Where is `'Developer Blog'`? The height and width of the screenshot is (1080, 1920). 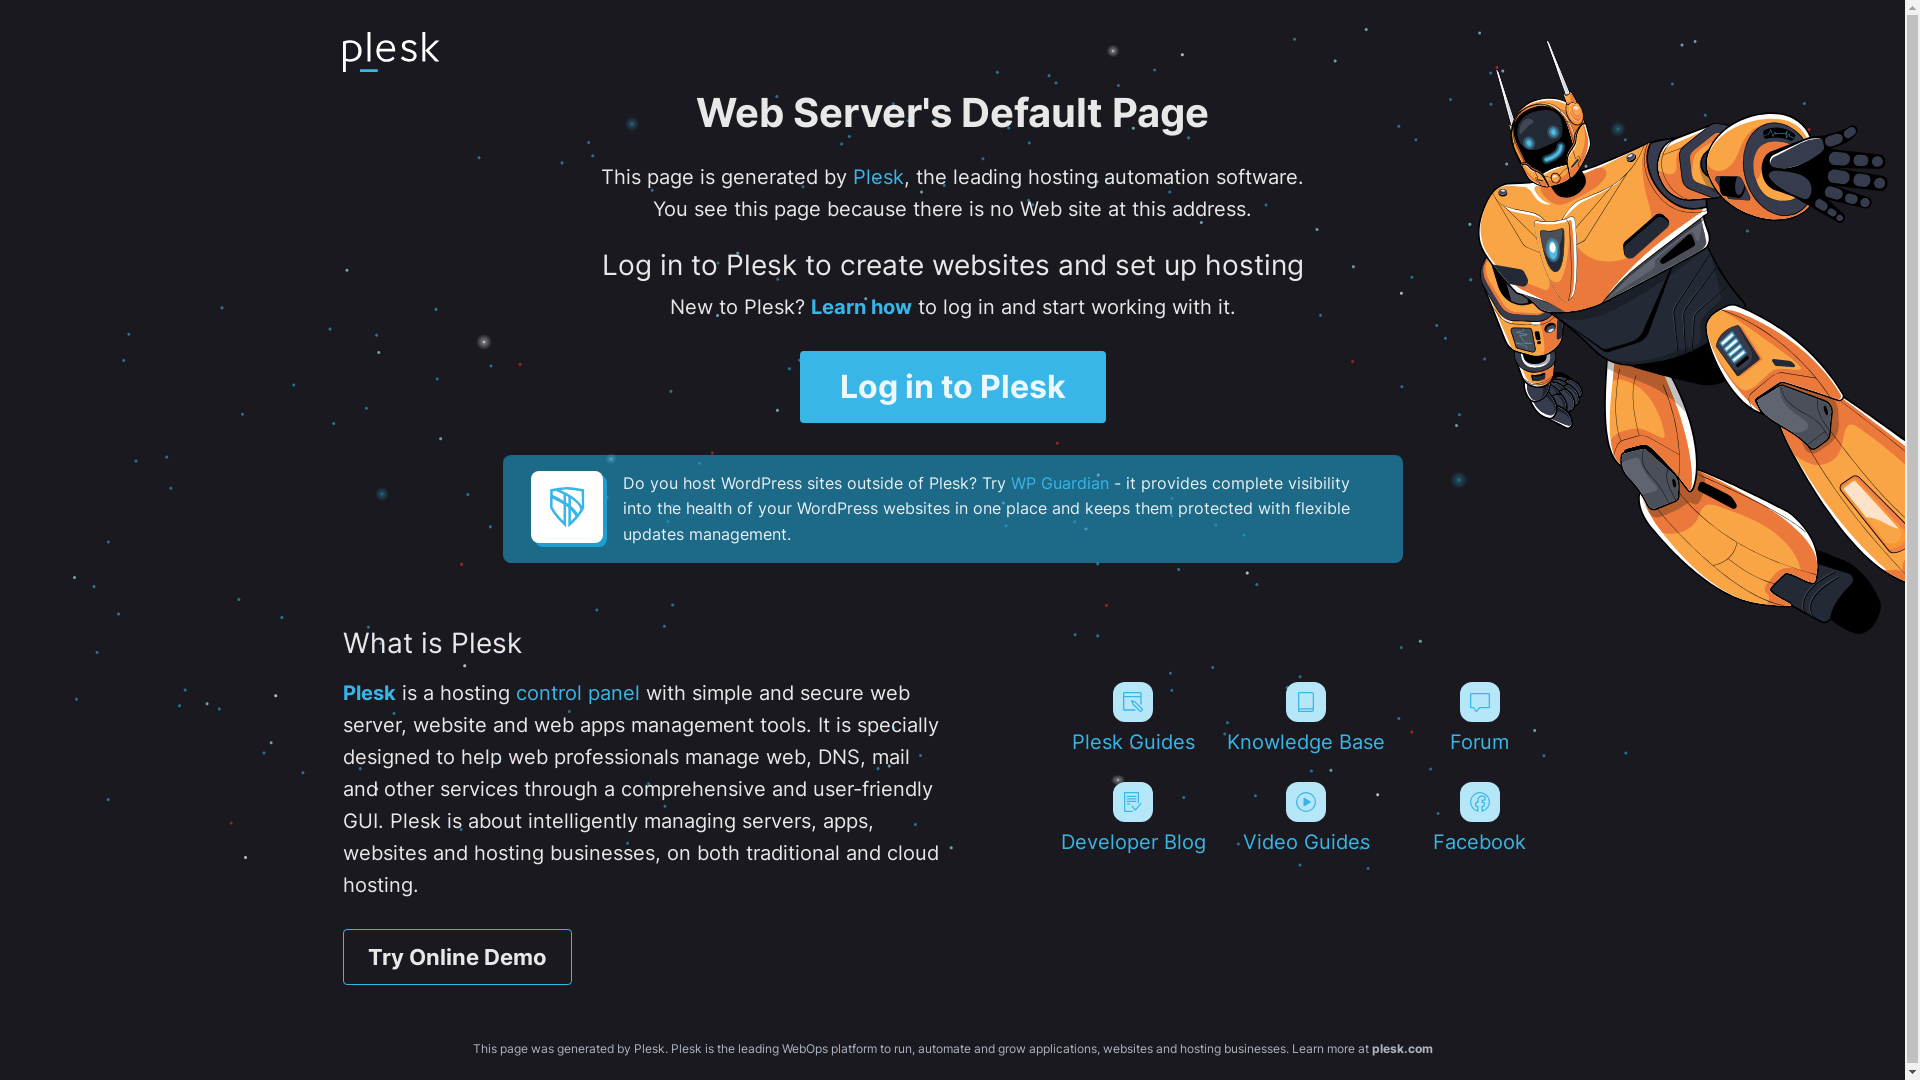 'Developer Blog' is located at coordinates (1132, 817).